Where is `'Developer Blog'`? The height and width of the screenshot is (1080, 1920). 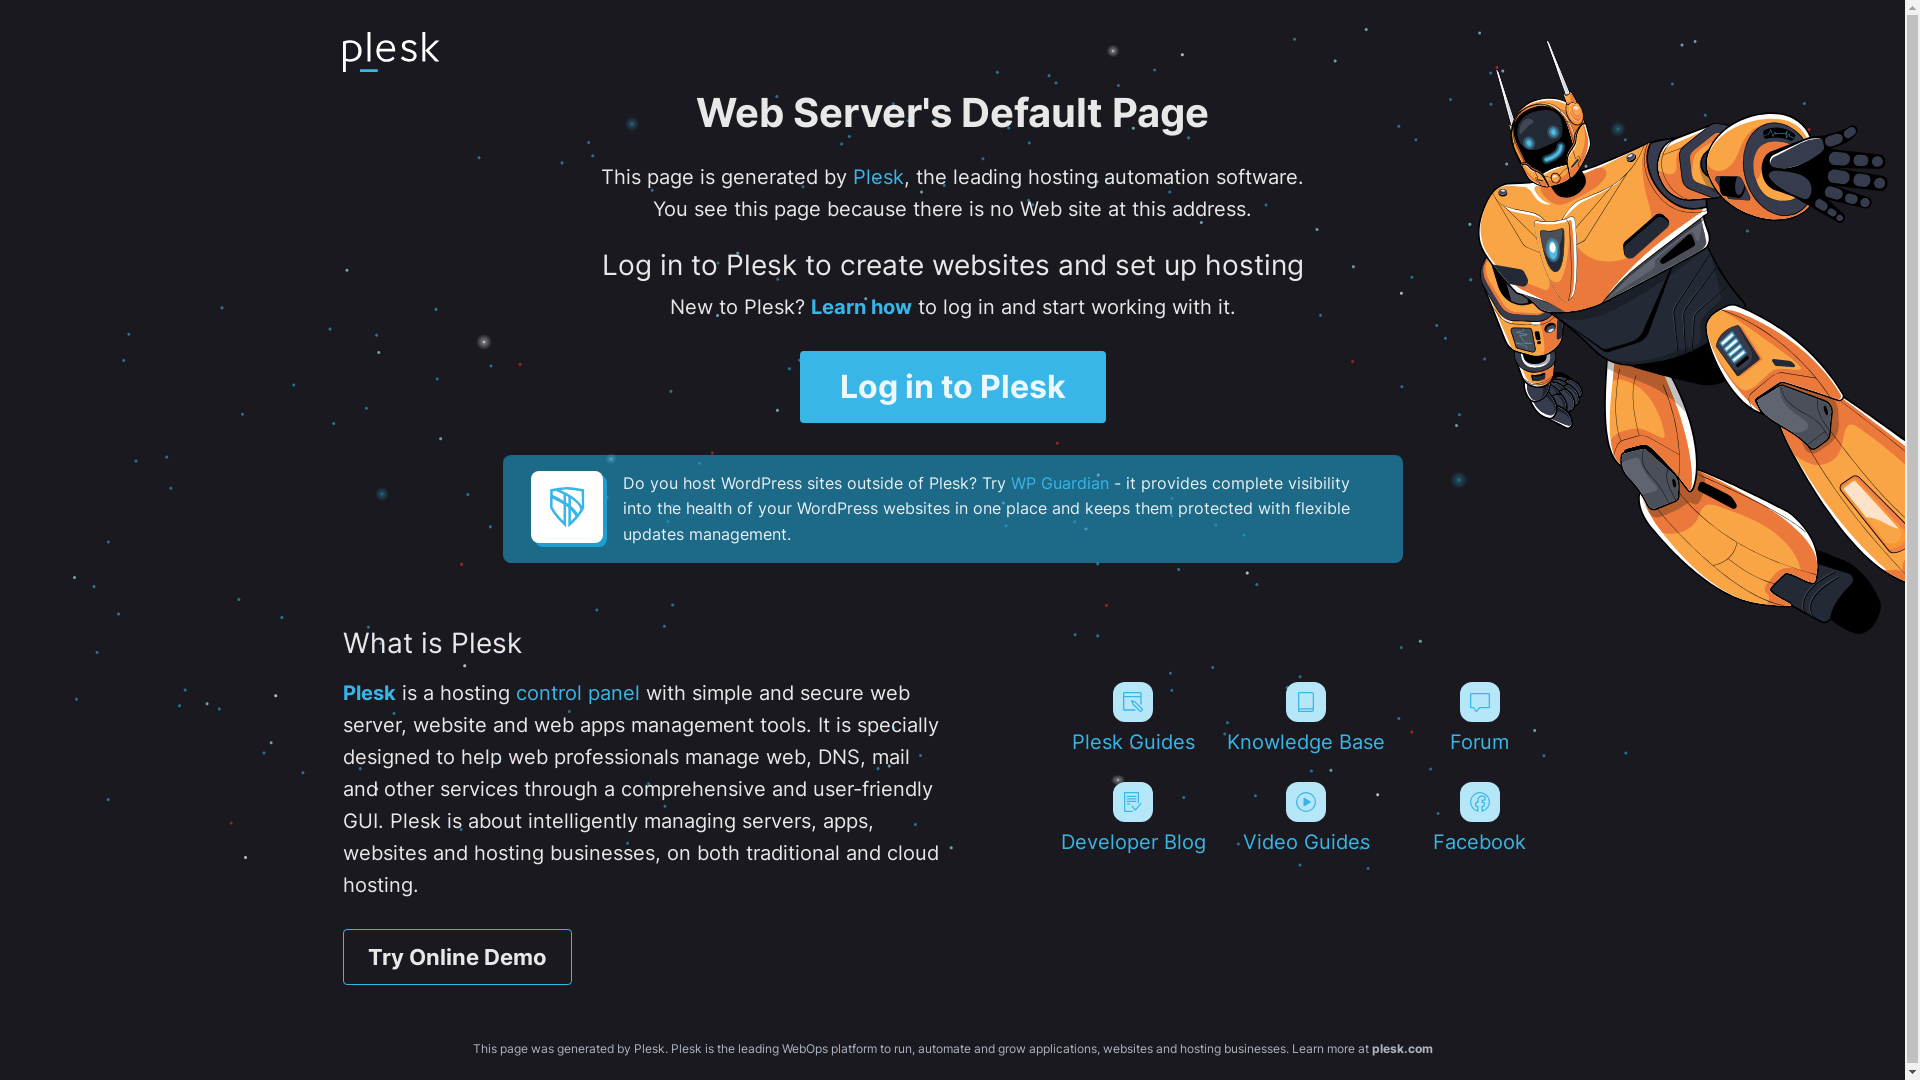 'Developer Blog' is located at coordinates (1132, 817).